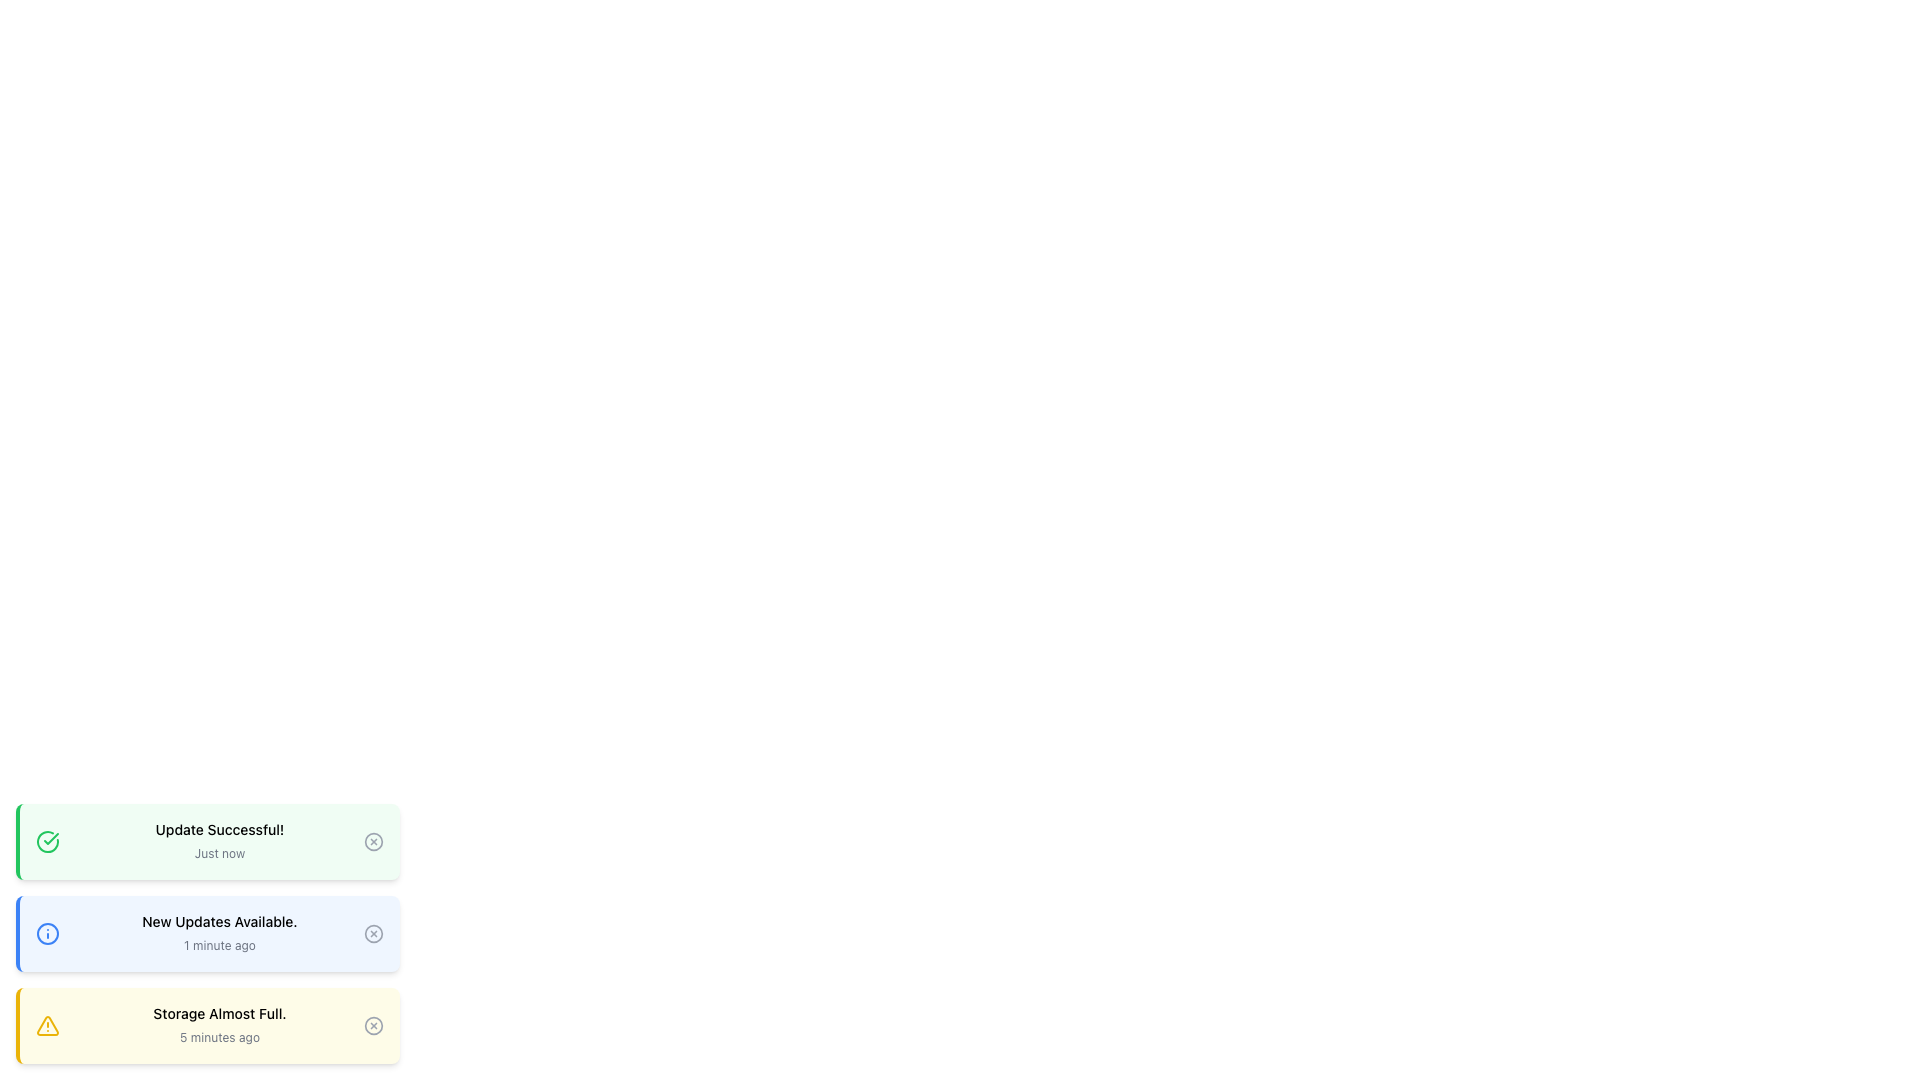 The height and width of the screenshot is (1080, 1920). What do you see at coordinates (48, 933) in the screenshot?
I see `the circular icon with a blue border and a centered dot, which is located at the leftmost part of the 'New Updates Available' notification` at bounding box center [48, 933].